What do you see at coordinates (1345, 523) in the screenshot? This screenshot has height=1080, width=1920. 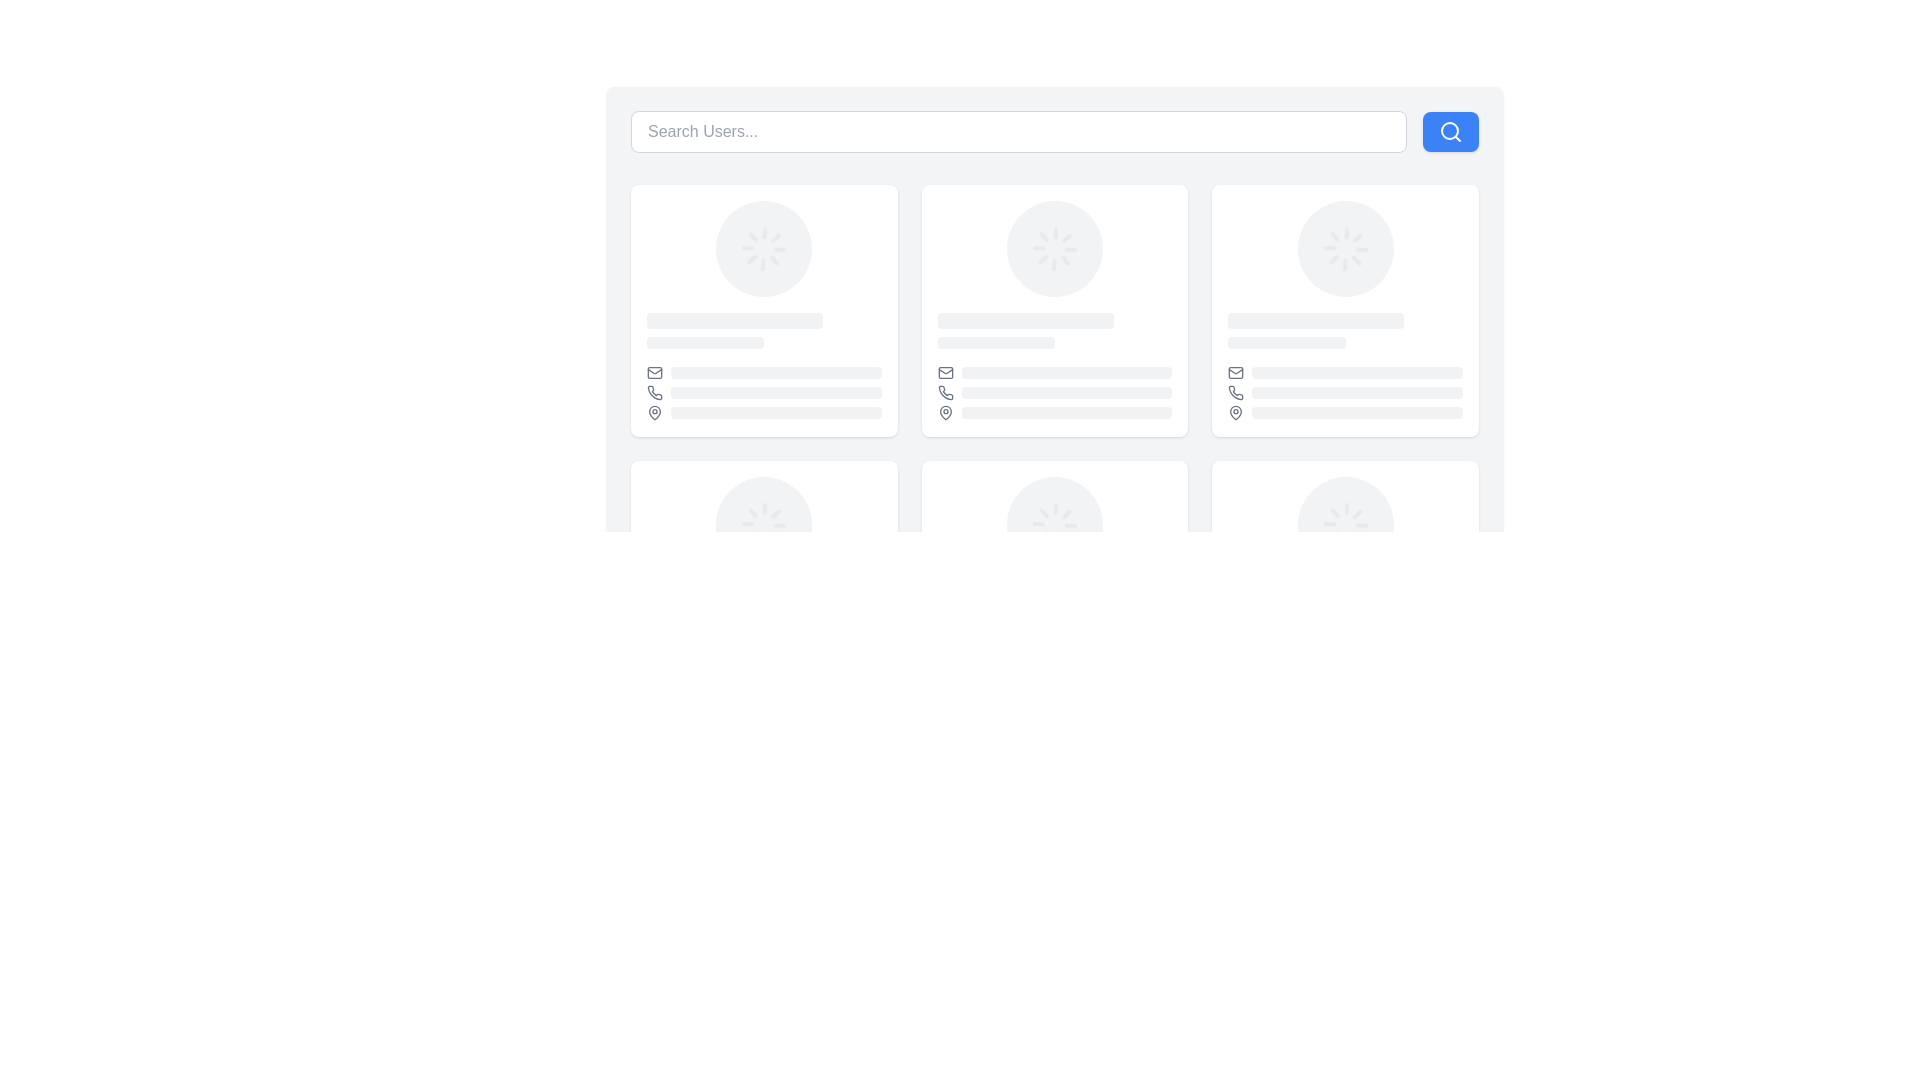 I see `the Loading Spinner element that indicates data is being loaded, positioned centrally beneath the main profile image placeholder` at bounding box center [1345, 523].